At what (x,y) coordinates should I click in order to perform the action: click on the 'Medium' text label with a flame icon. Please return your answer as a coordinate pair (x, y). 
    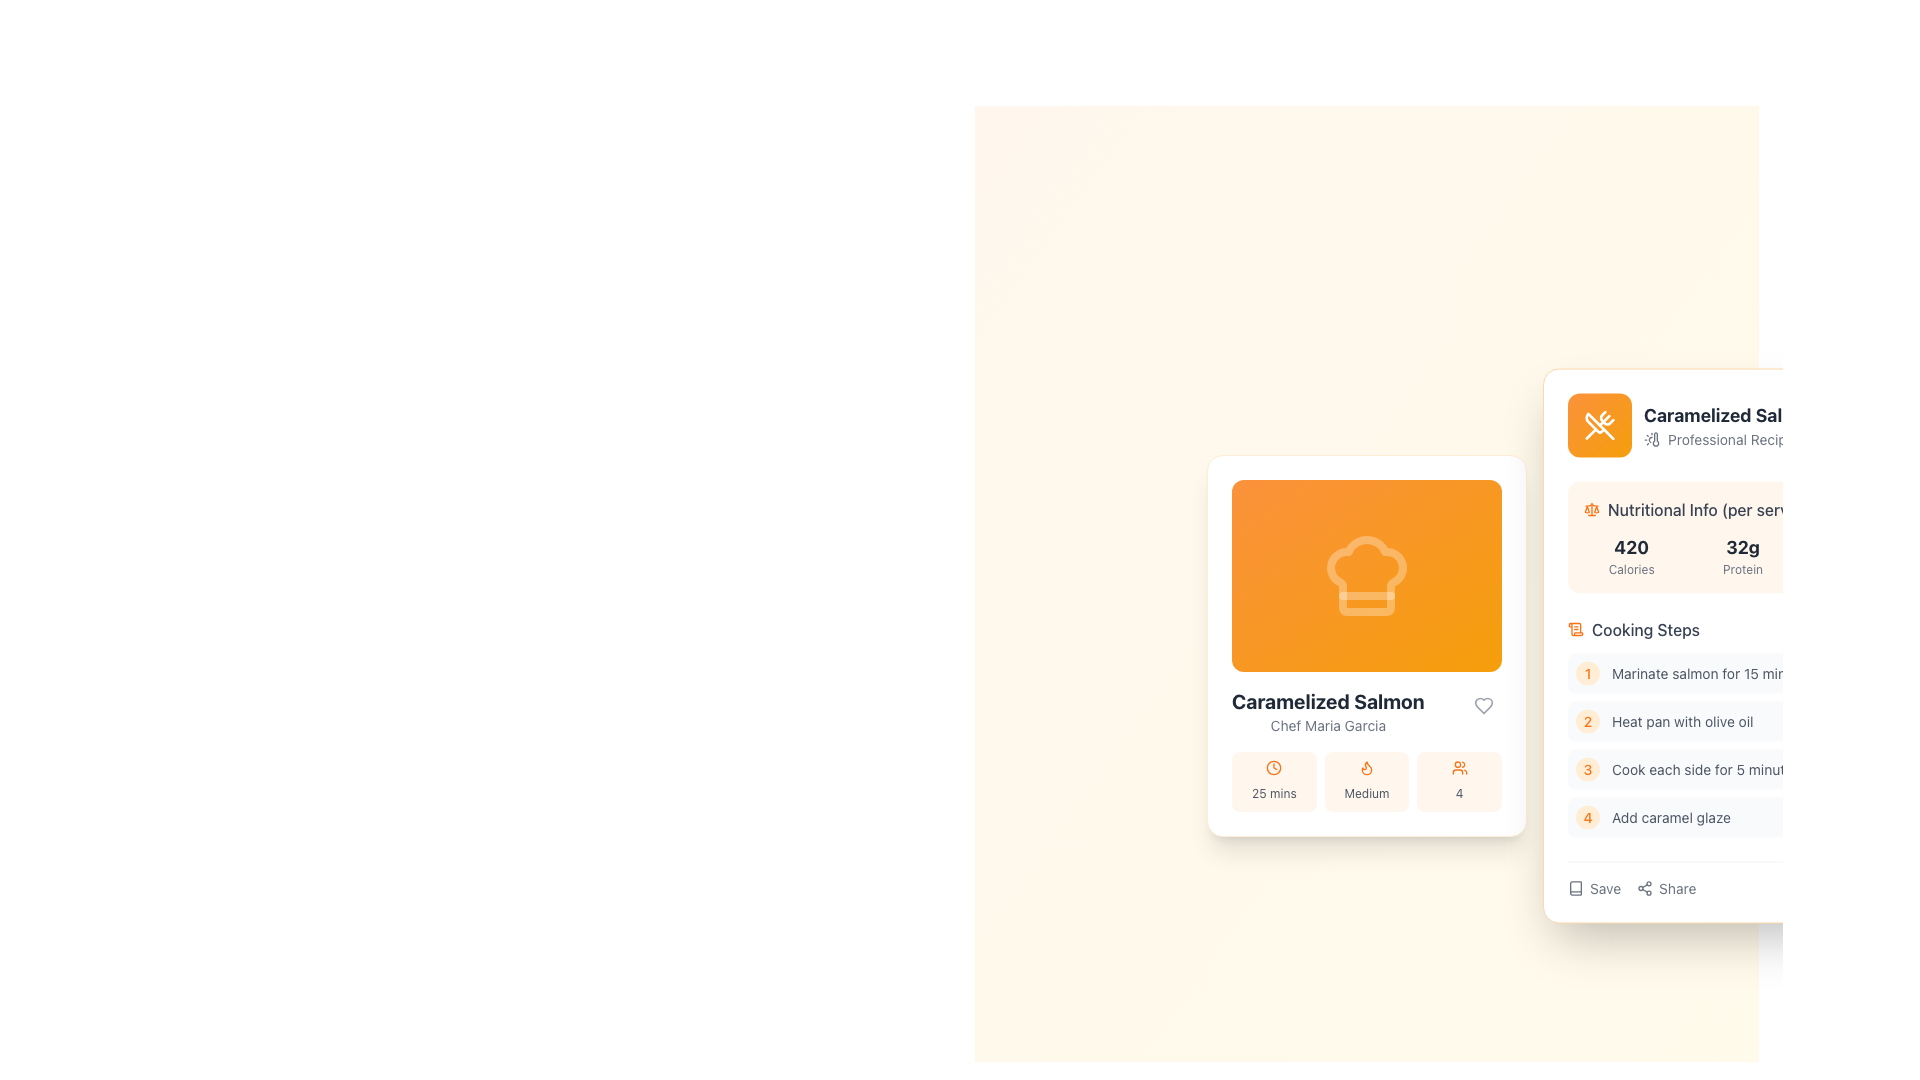
    Looking at the image, I should click on (1366, 781).